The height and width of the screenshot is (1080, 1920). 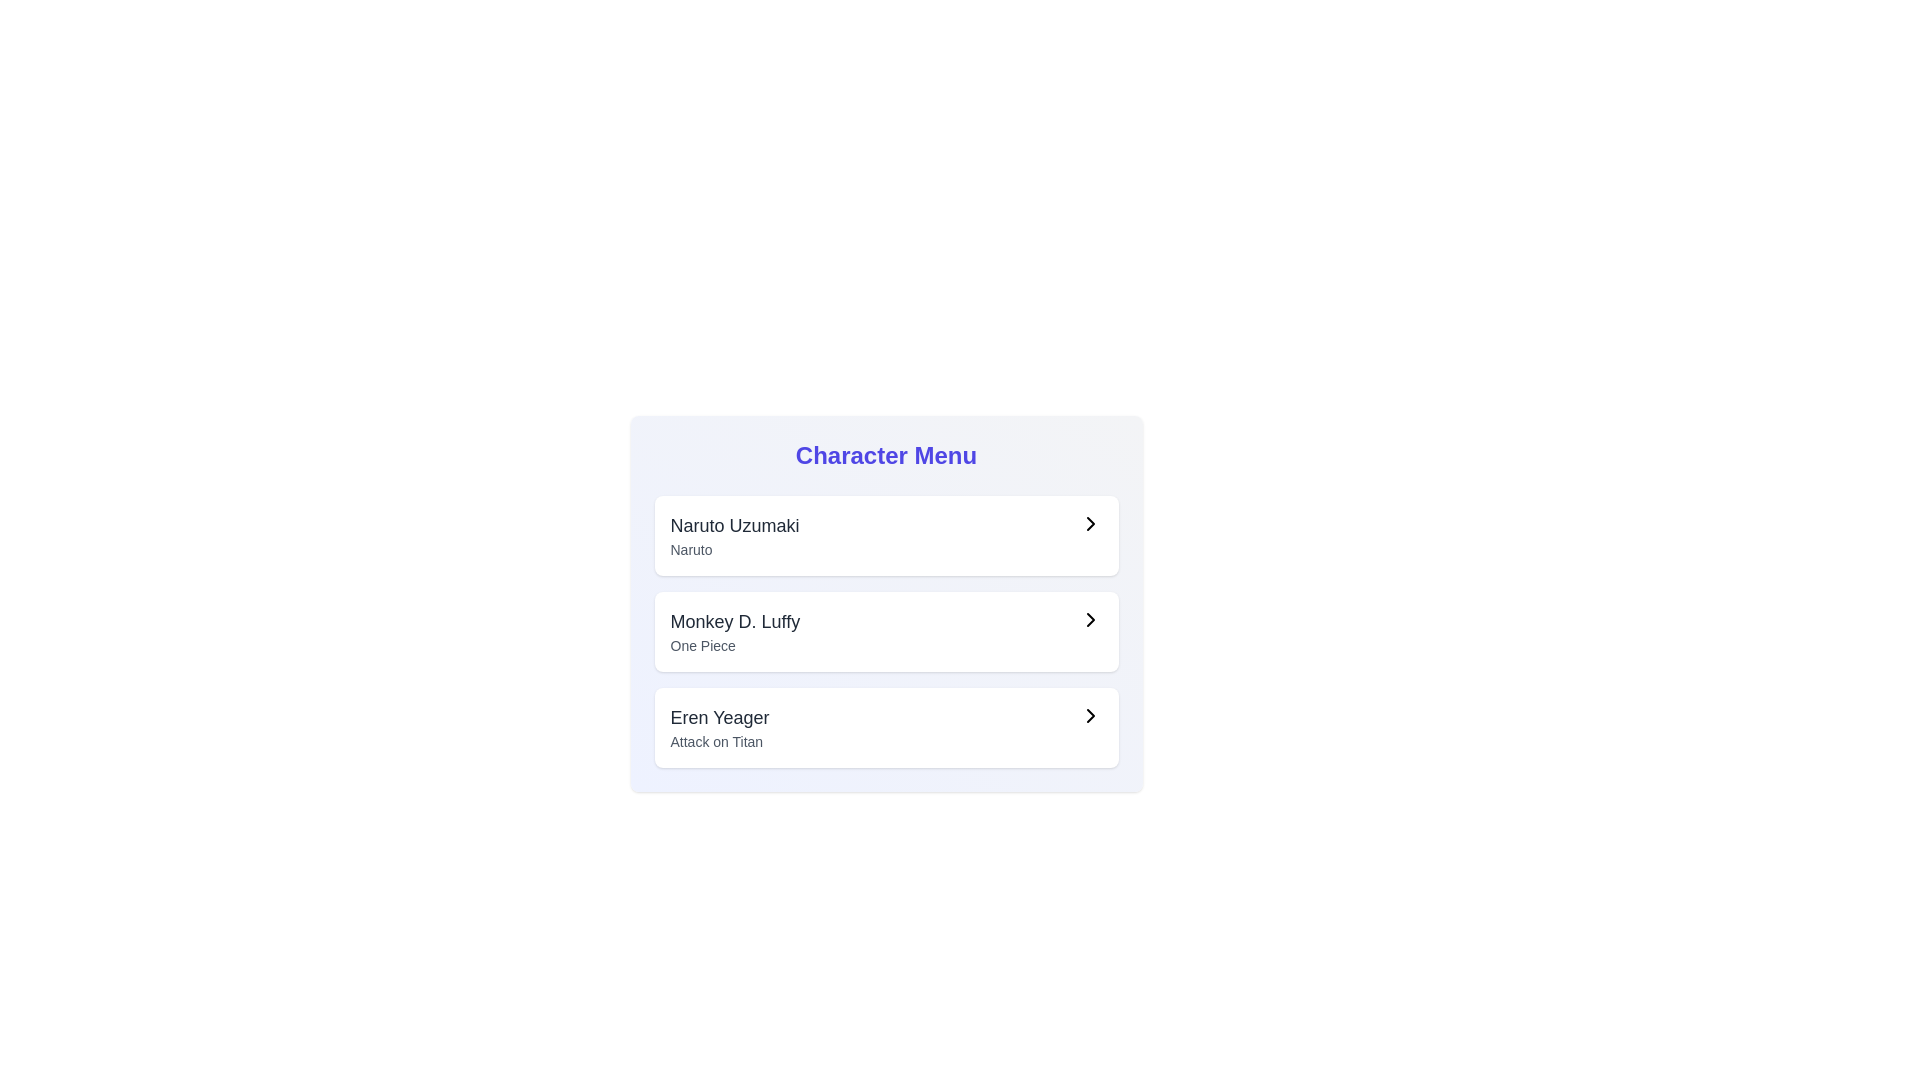 What do you see at coordinates (885, 603) in the screenshot?
I see `the second item` at bounding box center [885, 603].